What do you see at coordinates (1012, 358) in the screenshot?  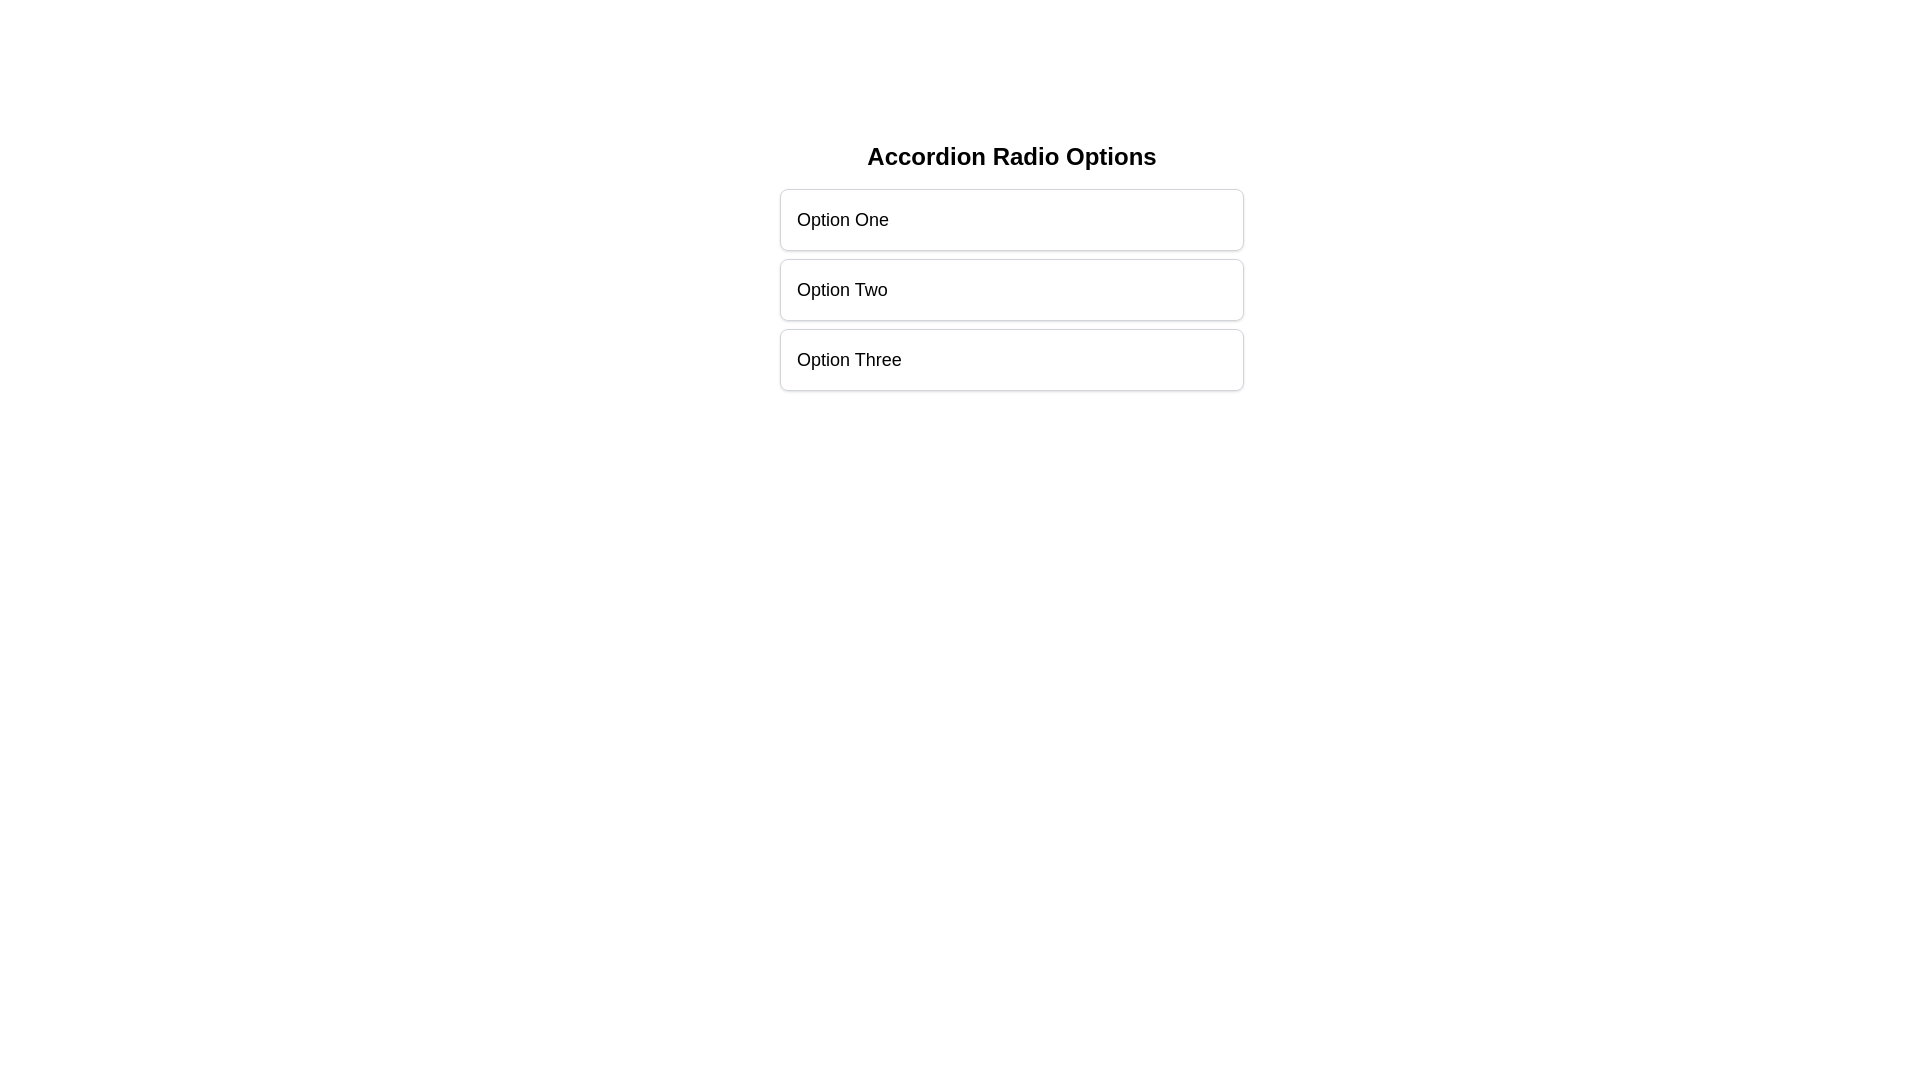 I see `the button labeled 'Option Three'` at bounding box center [1012, 358].